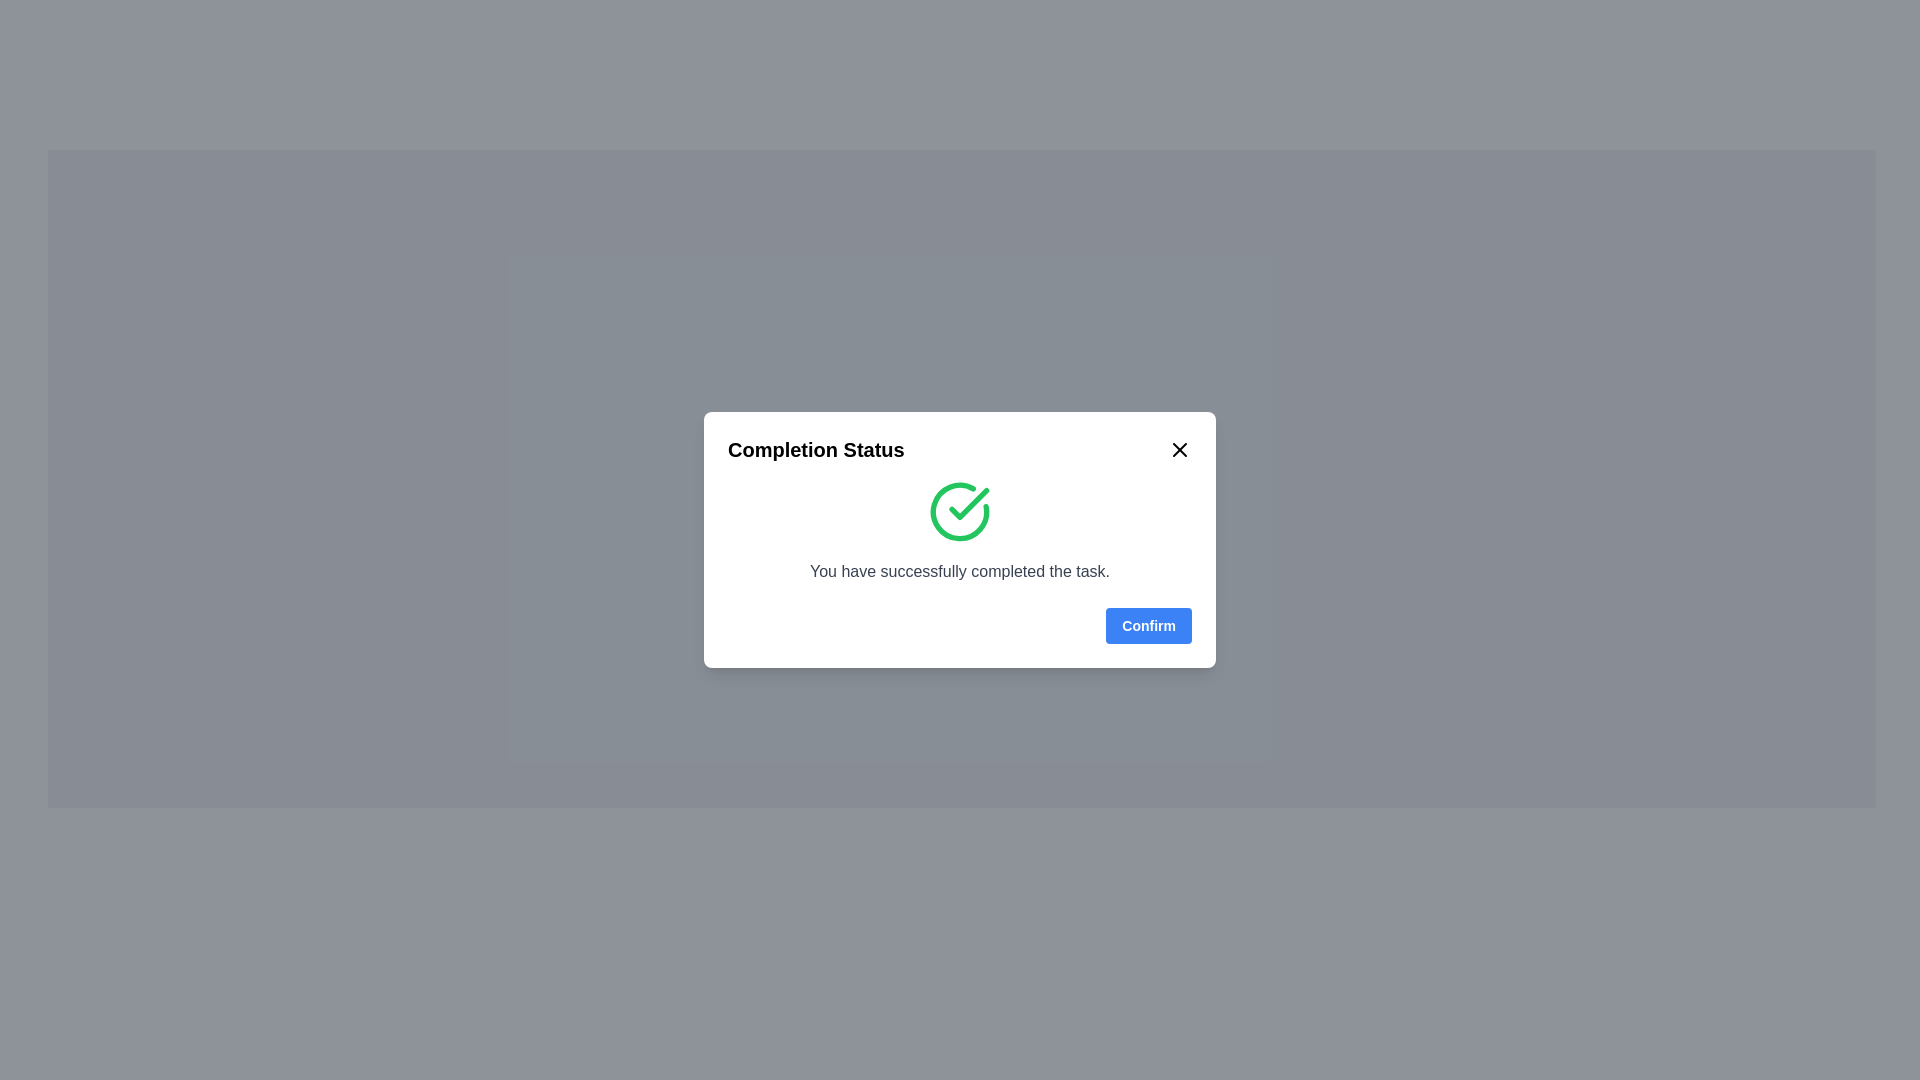 Image resolution: width=1920 pixels, height=1080 pixels. I want to click on the Close button, which is a black 'X' icon located at the upper-right corner of the 'Completion Status' dialog box, so click(1180, 450).